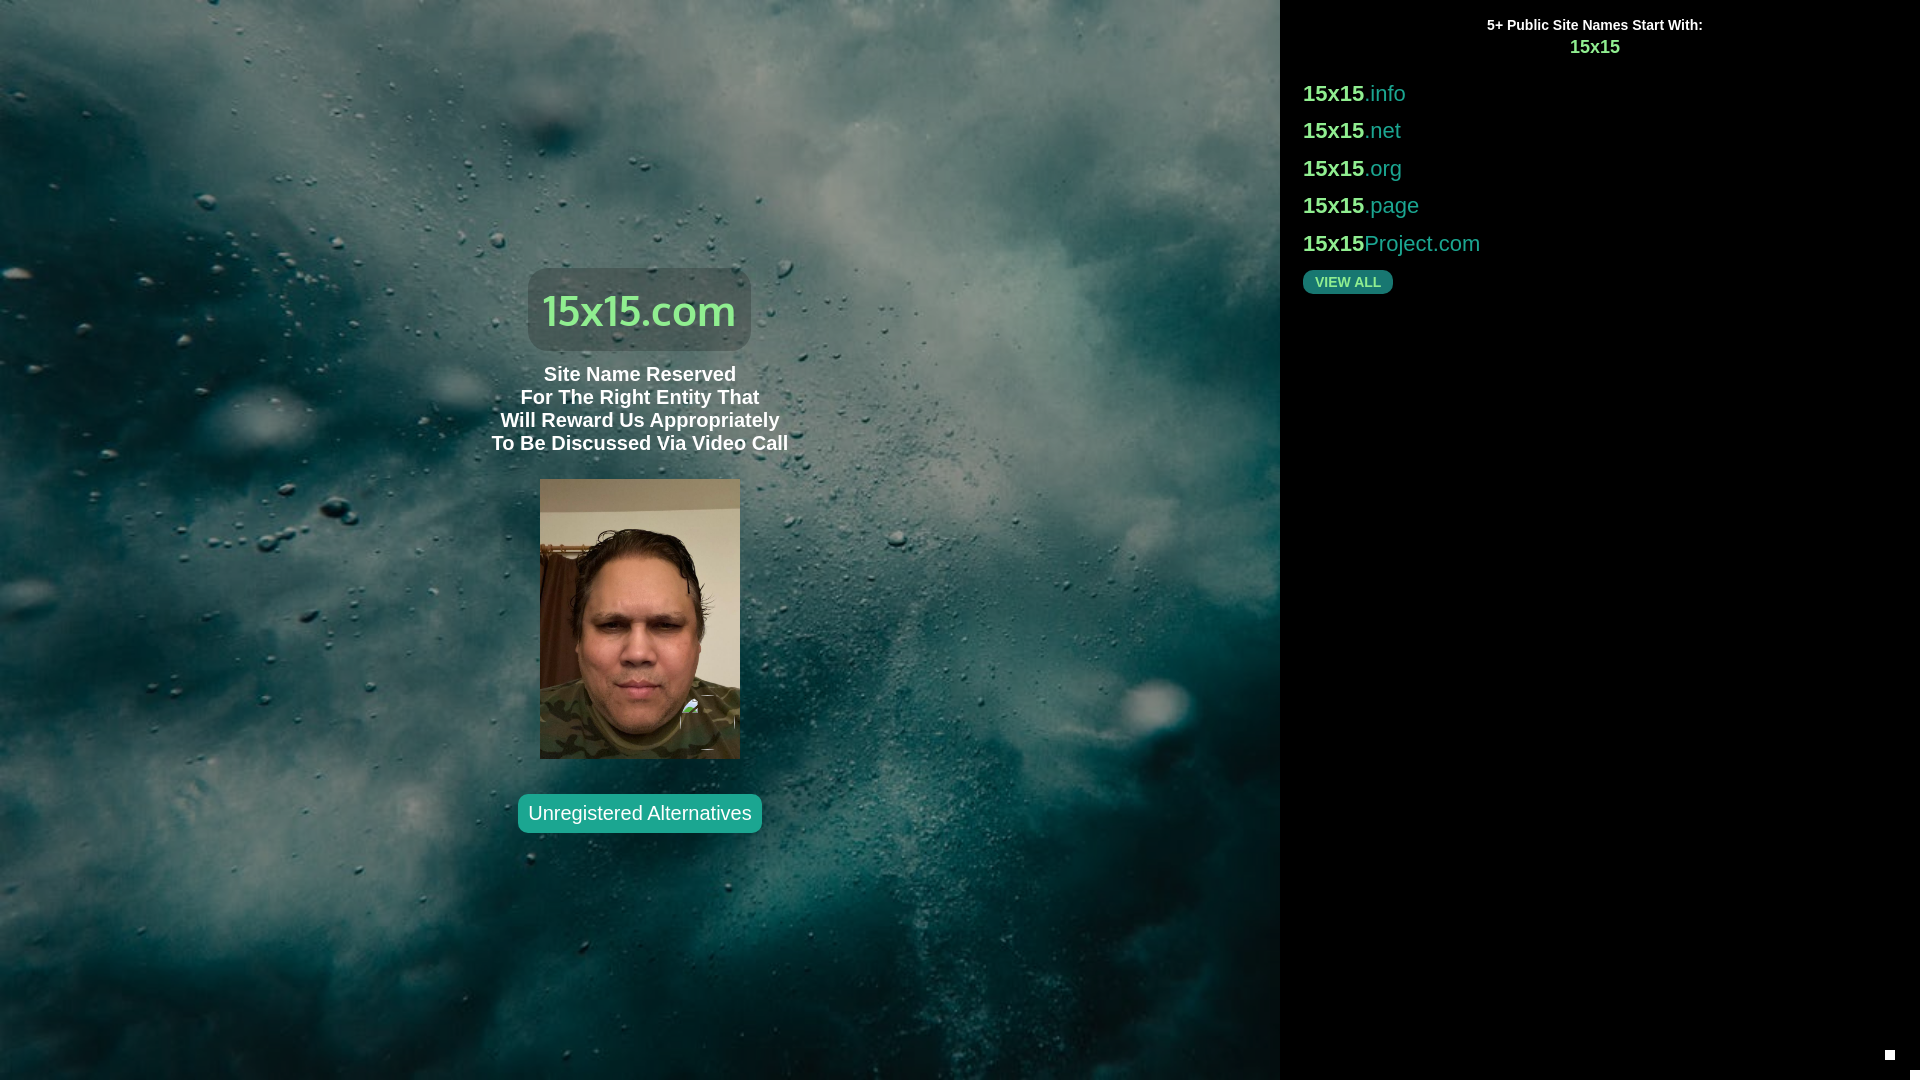  What do you see at coordinates (638, 814) in the screenshot?
I see `'Unregistered Alternatives'` at bounding box center [638, 814].